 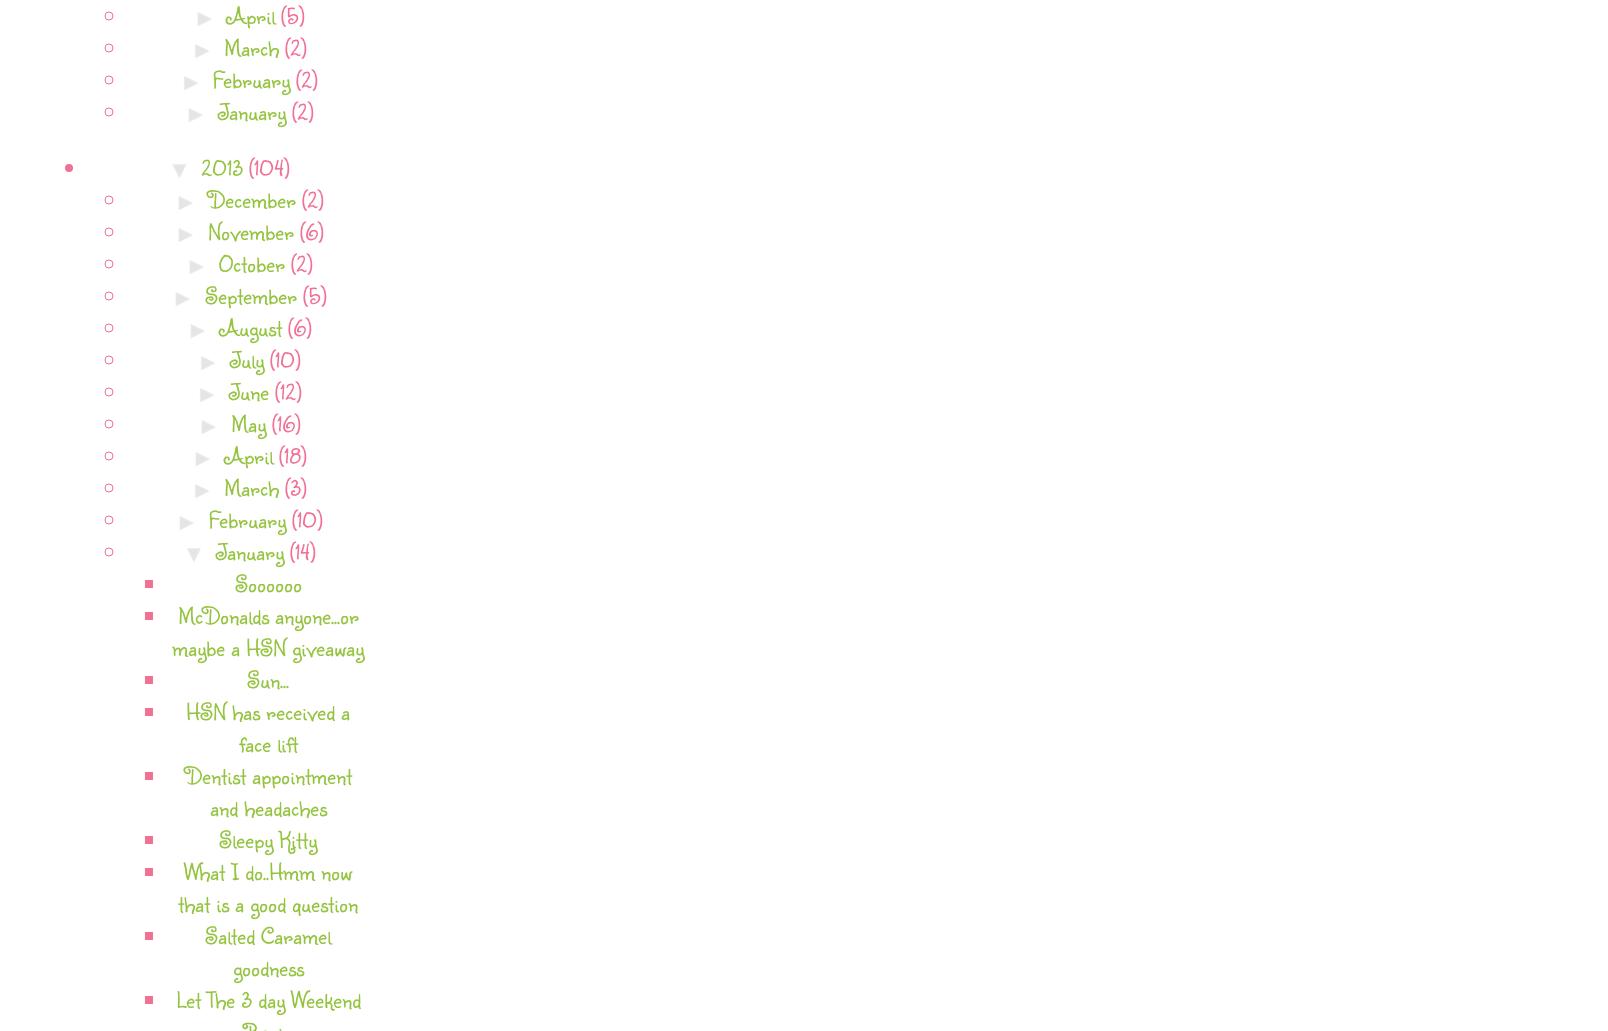 I want to click on 'Salted Caramel goodness', so click(x=268, y=949).